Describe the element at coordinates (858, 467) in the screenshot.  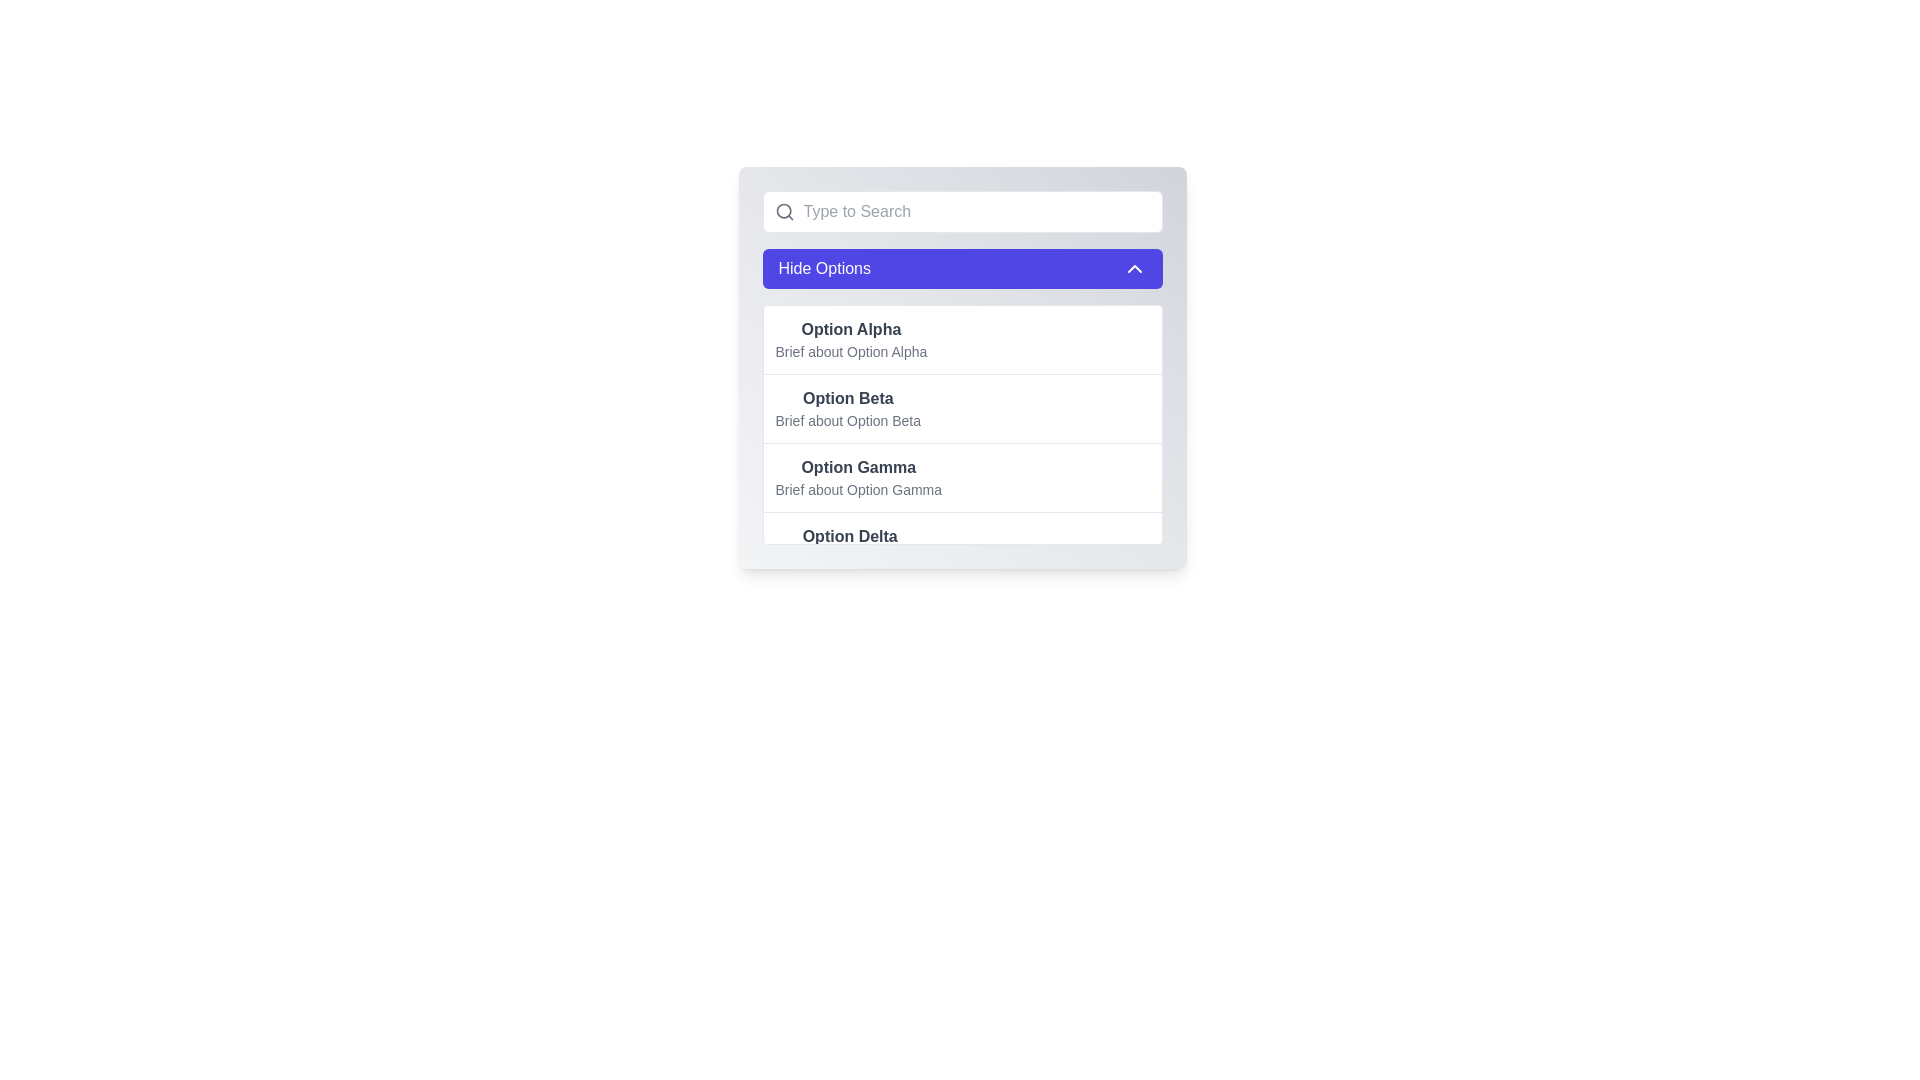
I see `the bold and dark gray text label reading 'Option Gamma' in the dropdown list interface` at that location.